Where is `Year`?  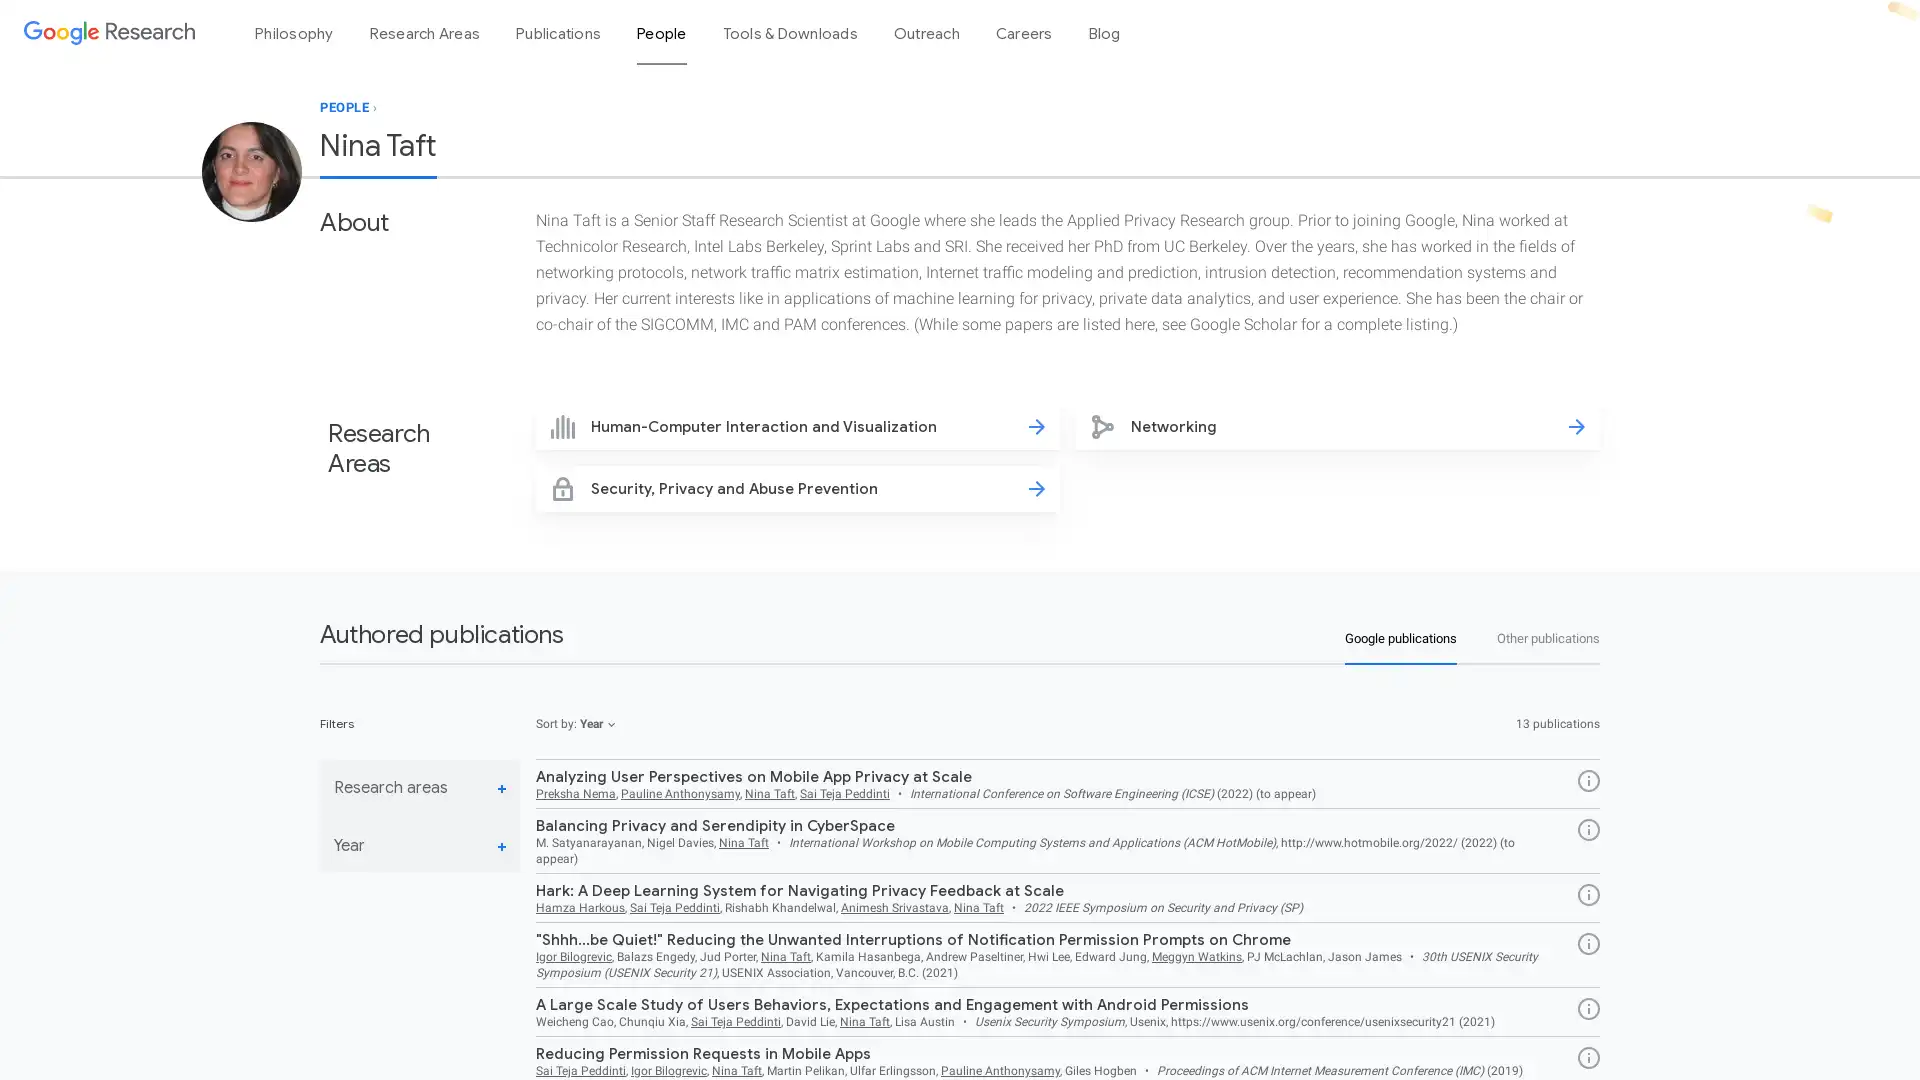 Year is located at coordinates (419, 846).